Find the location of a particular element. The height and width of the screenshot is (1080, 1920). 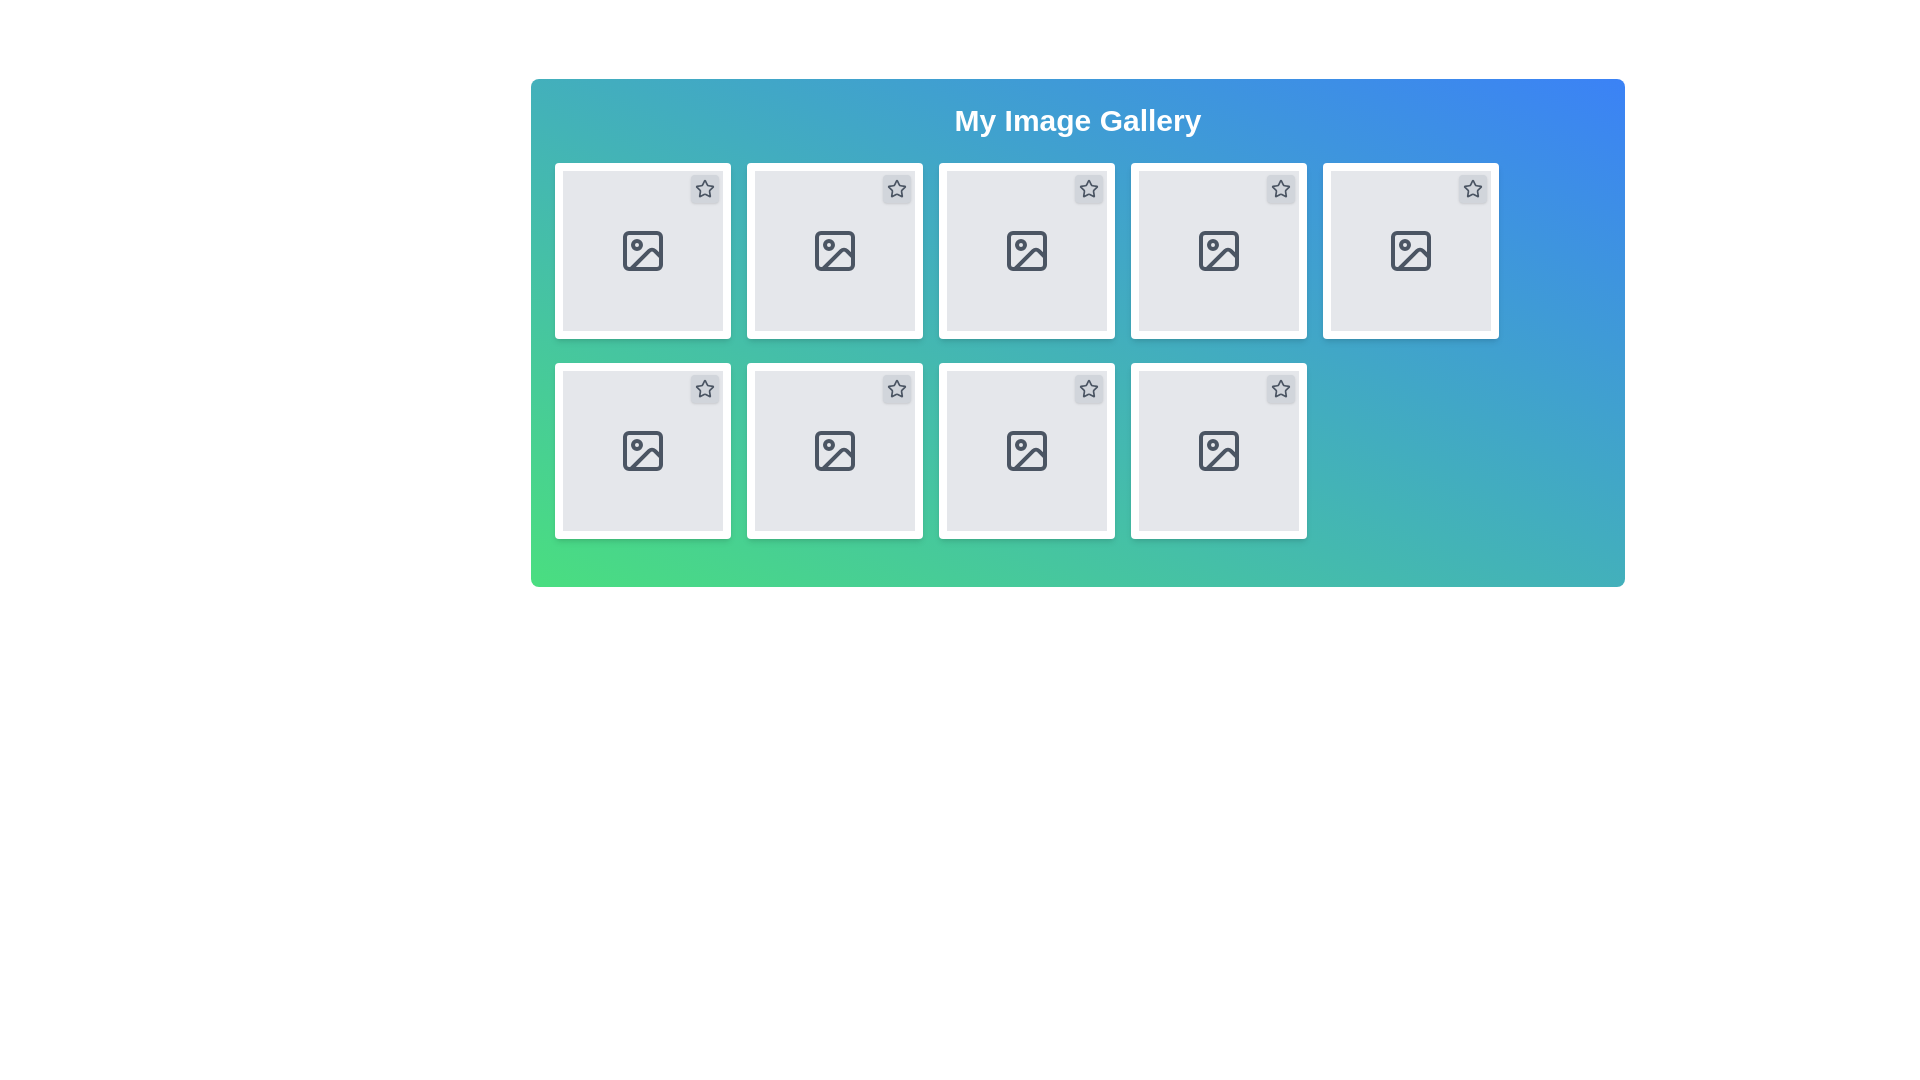

to interact with the minimalistic photo icon located in the lower-left position of a 3x3 grid layout is located at coordinates (643, 451).